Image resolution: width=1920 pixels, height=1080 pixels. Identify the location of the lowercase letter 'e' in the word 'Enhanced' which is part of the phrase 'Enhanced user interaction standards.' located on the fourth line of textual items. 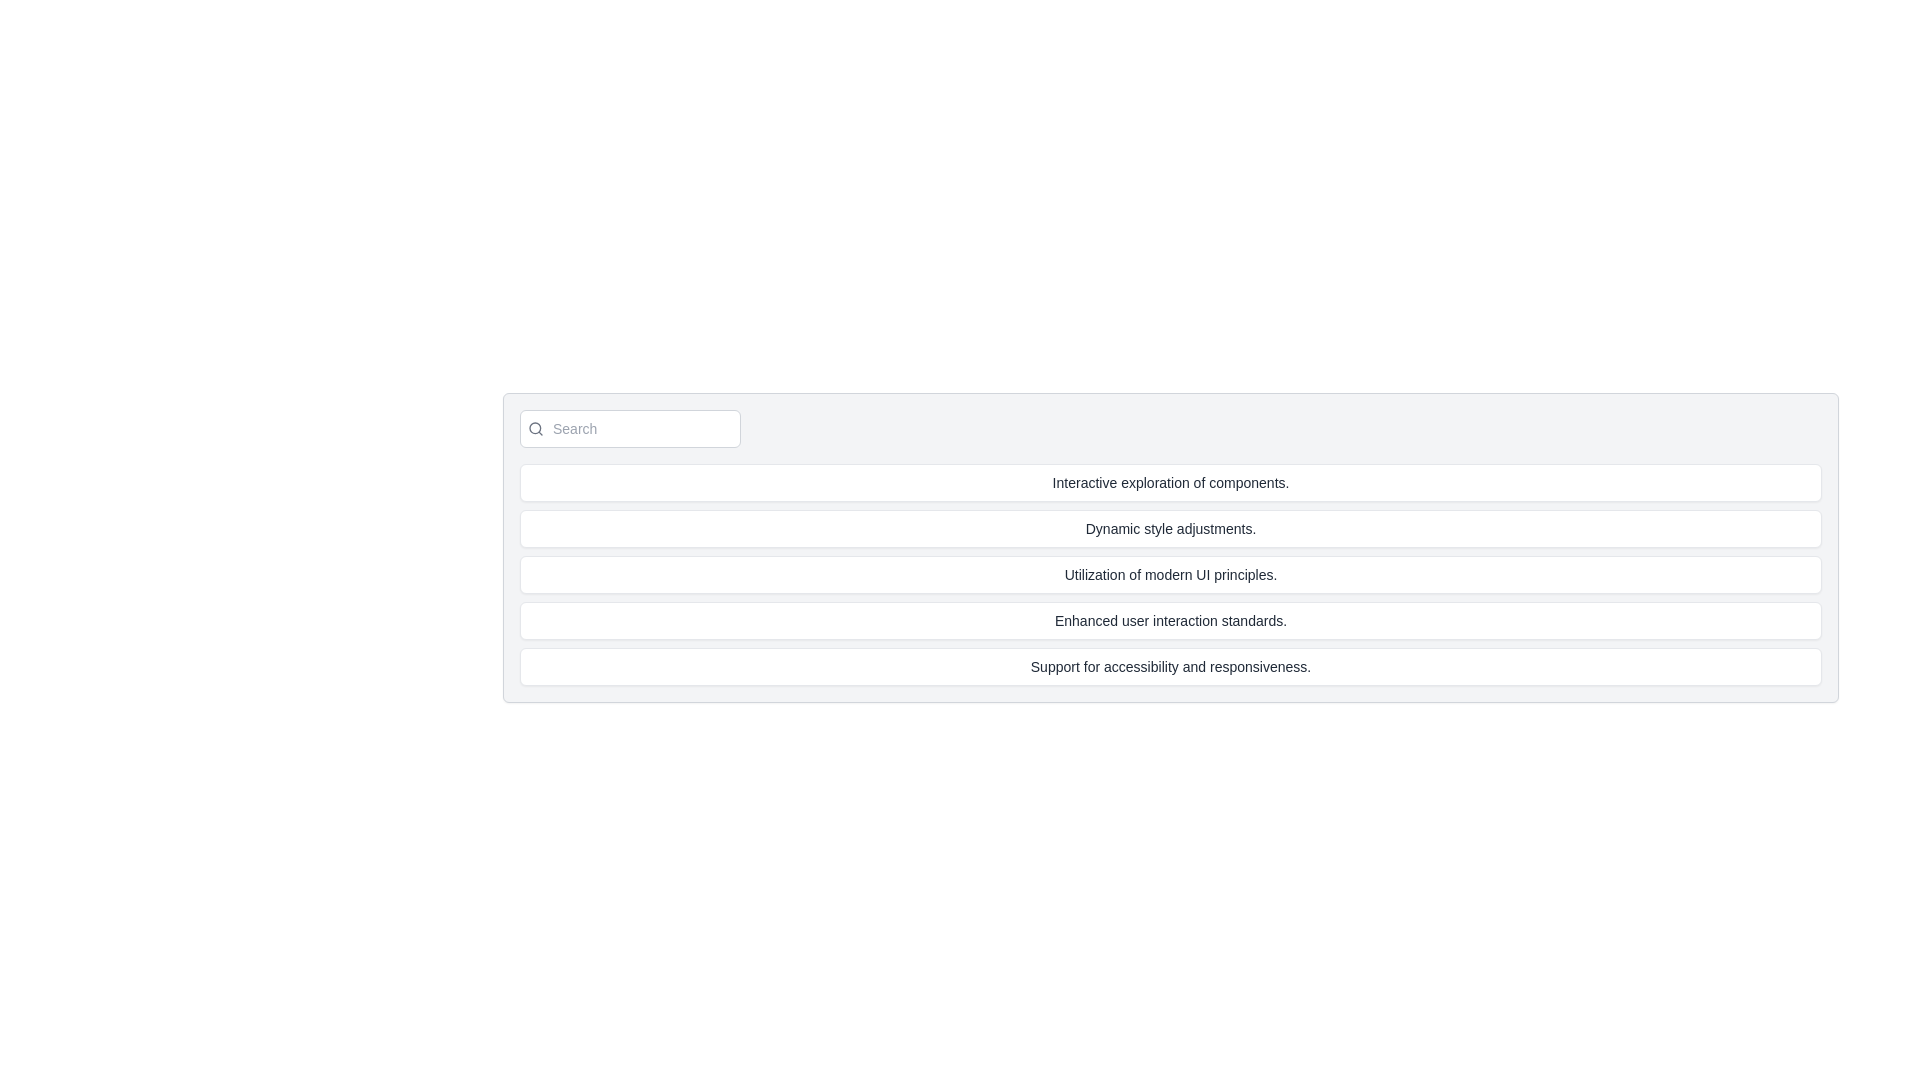
(1105, 620).